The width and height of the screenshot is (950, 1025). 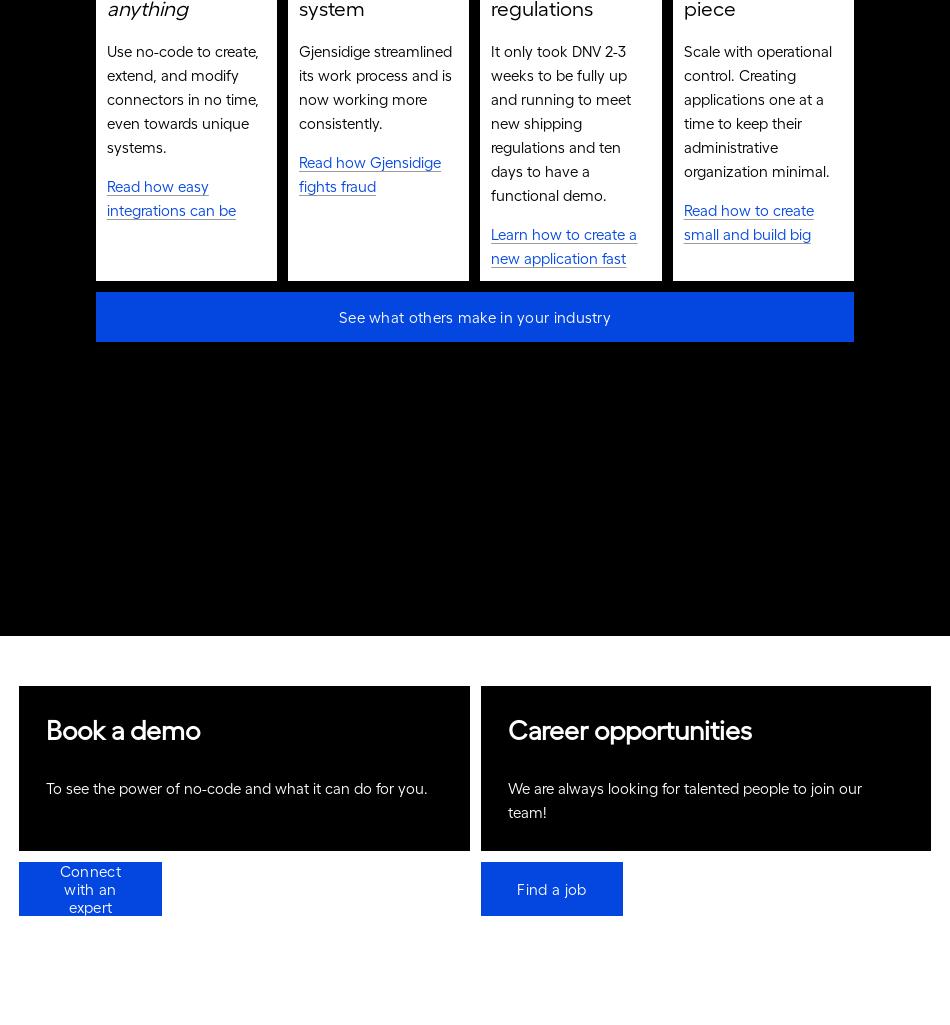 I want to click on 'Gjensidige streamlined its work process and is now working more consistently.', so click(x=376, y=92).